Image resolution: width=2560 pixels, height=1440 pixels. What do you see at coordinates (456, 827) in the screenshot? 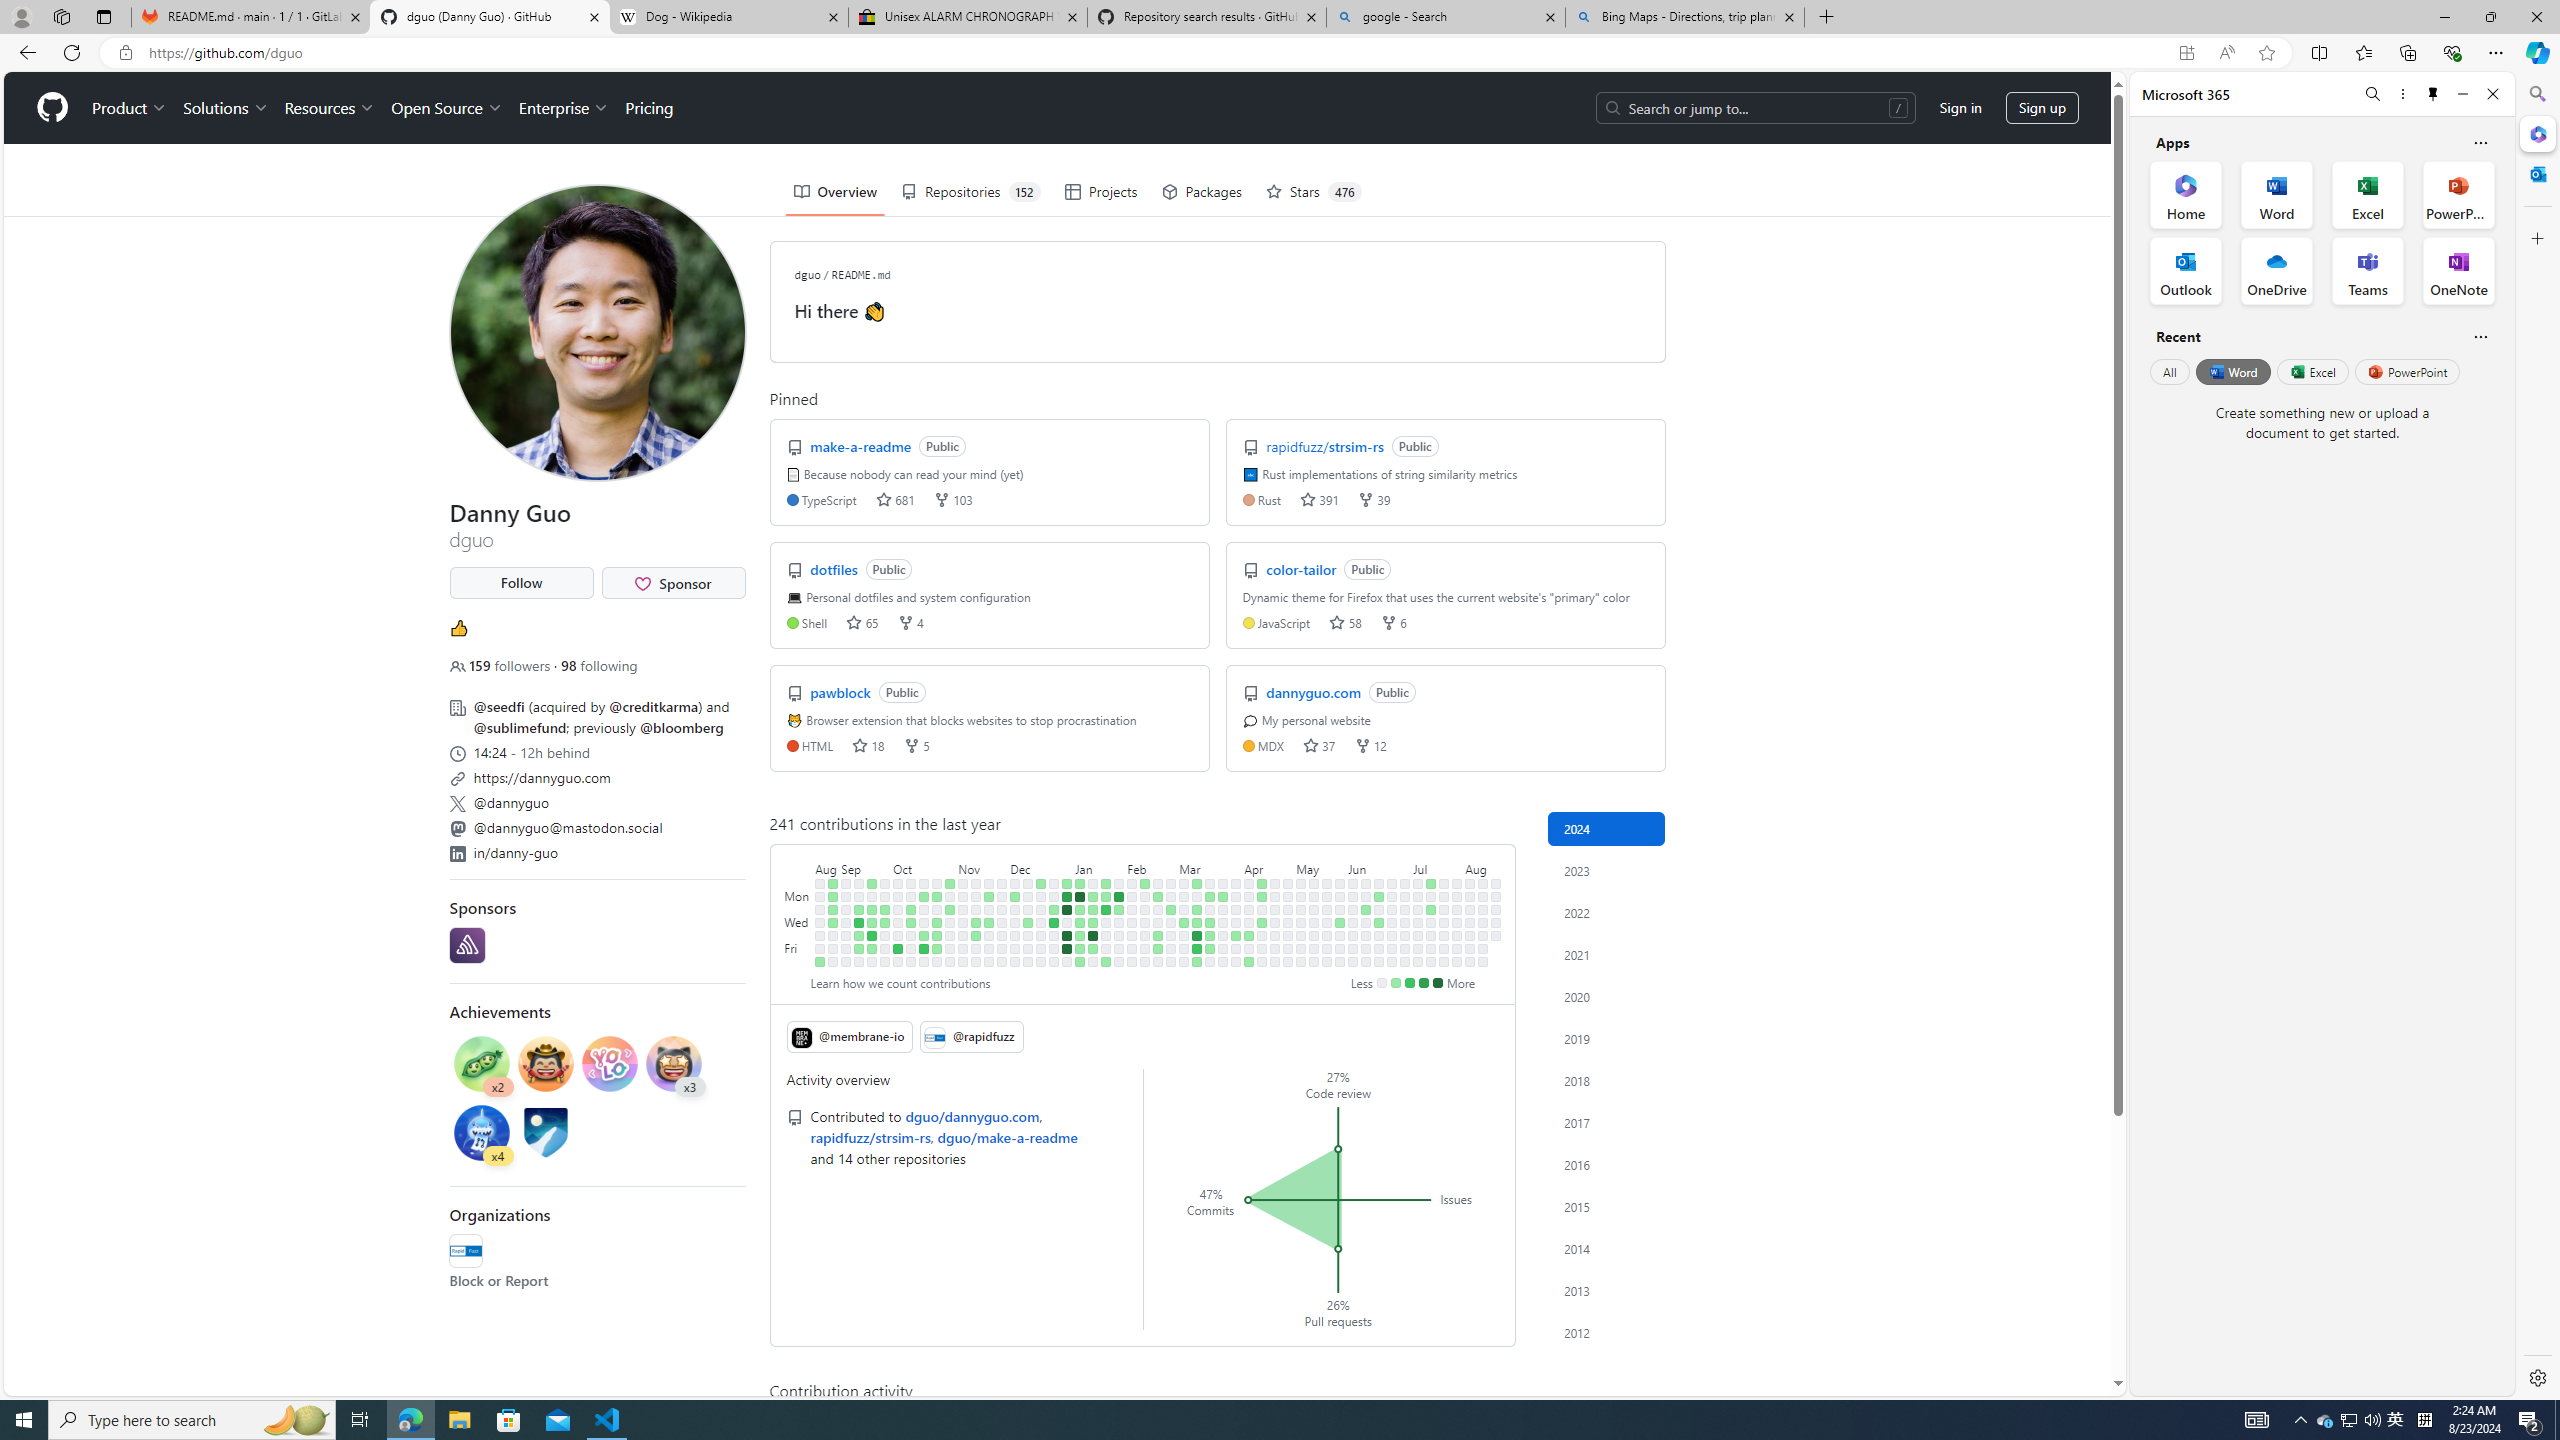
I see `'Mastodon'` at bounding box center [456, 827].